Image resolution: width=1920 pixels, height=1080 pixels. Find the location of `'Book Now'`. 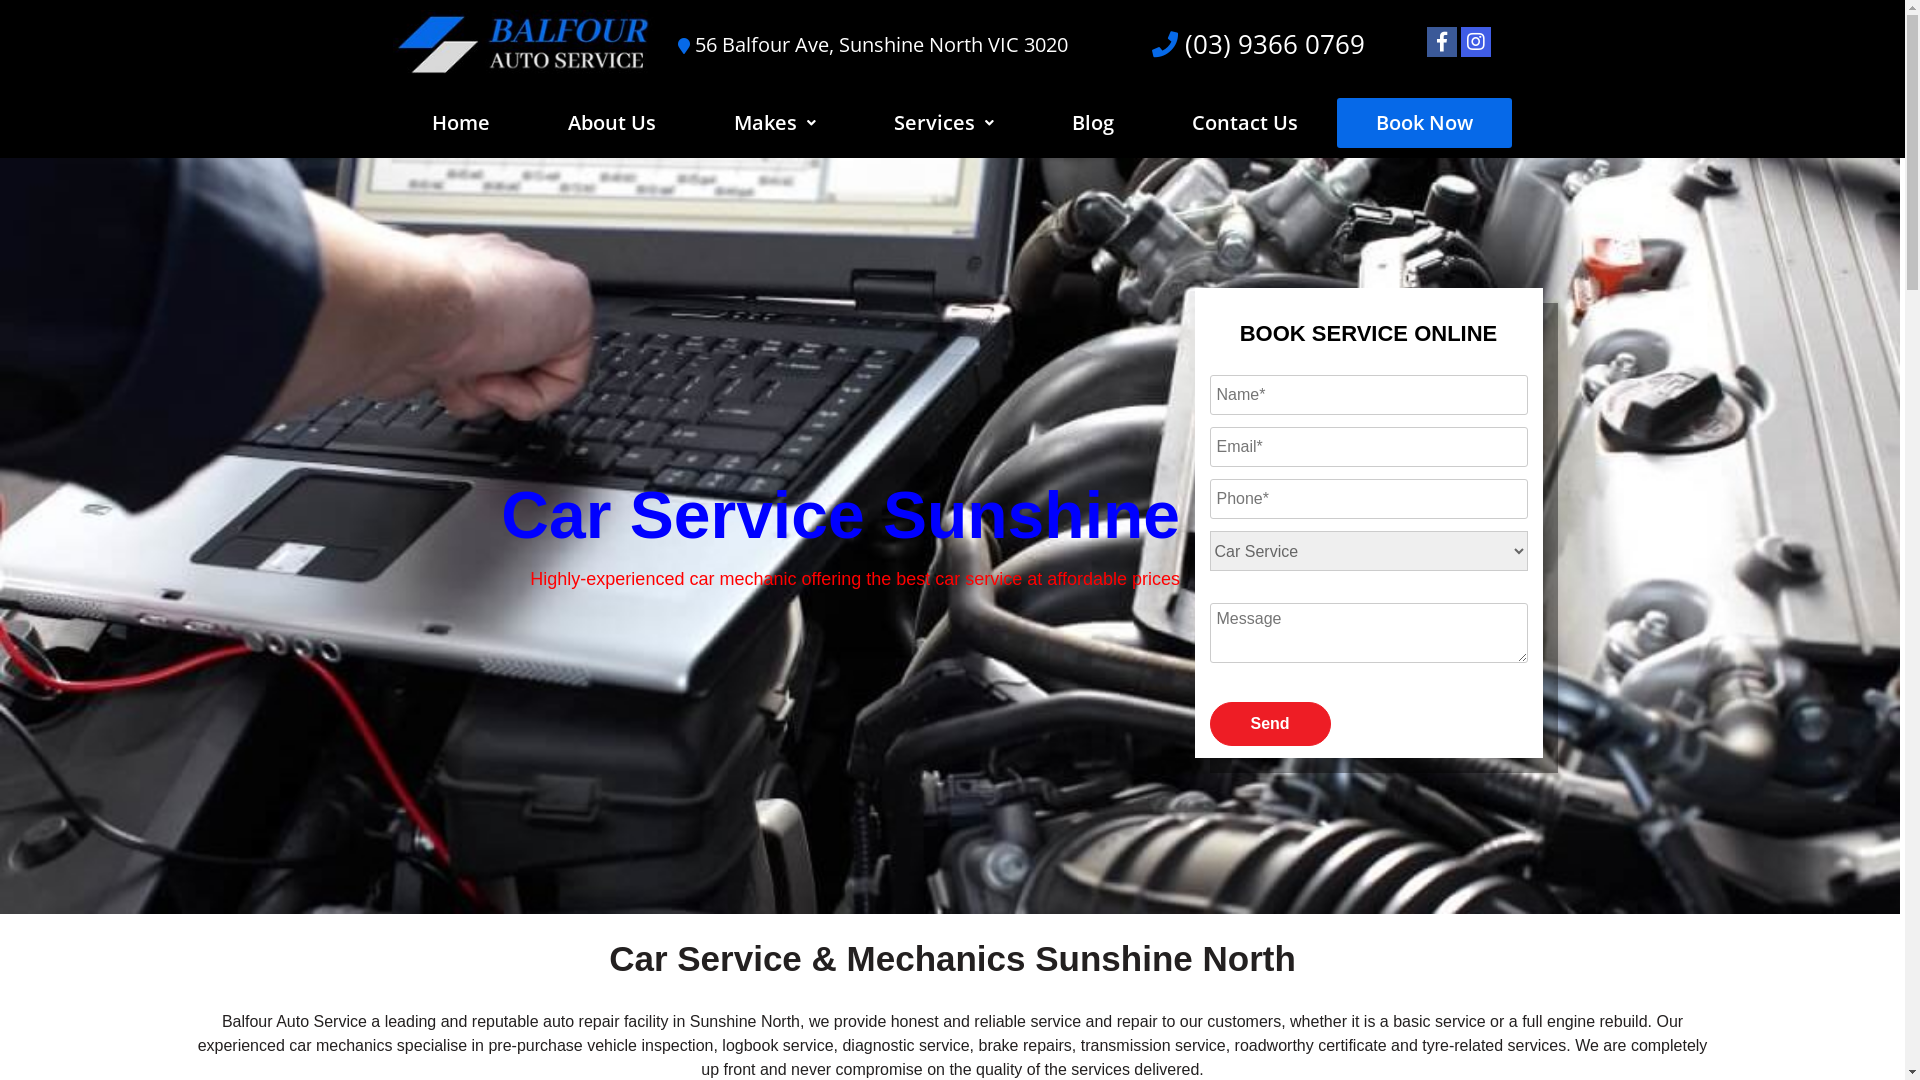

'Book Now' is located at coordinates (1423, 123).